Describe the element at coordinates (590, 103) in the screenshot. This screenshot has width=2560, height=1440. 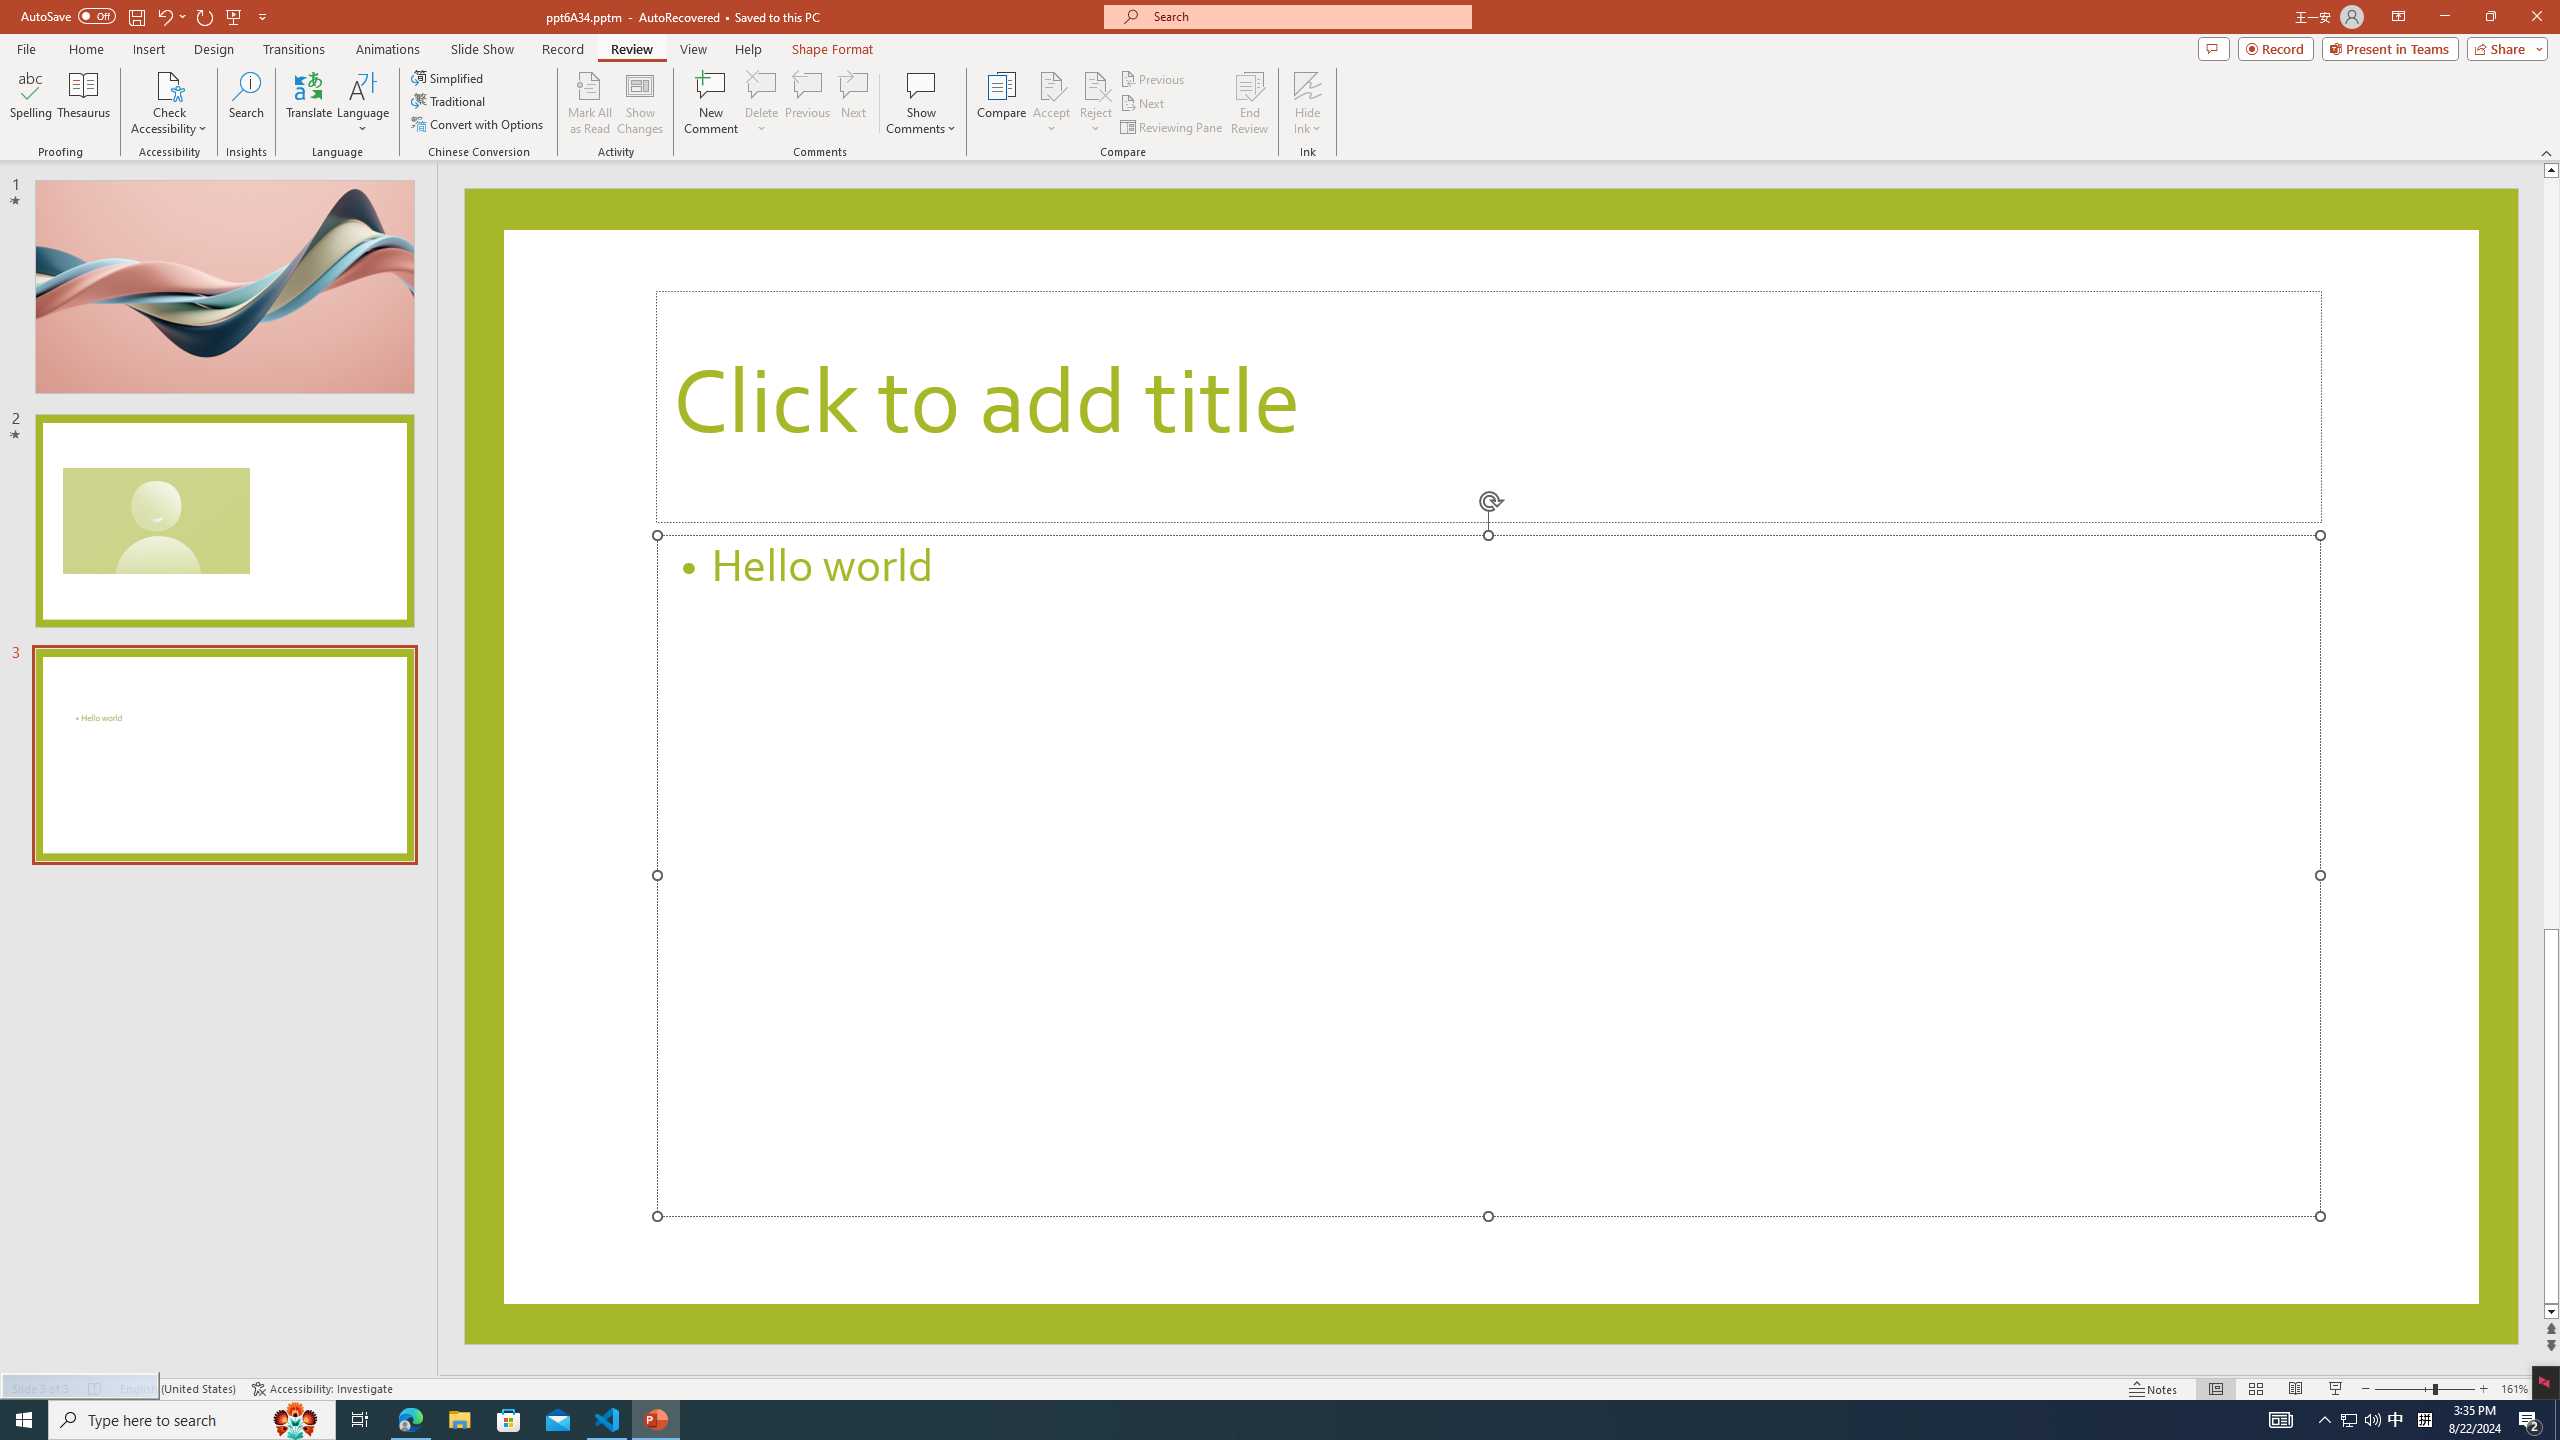
I see `'Mark All as Read'` at that location.